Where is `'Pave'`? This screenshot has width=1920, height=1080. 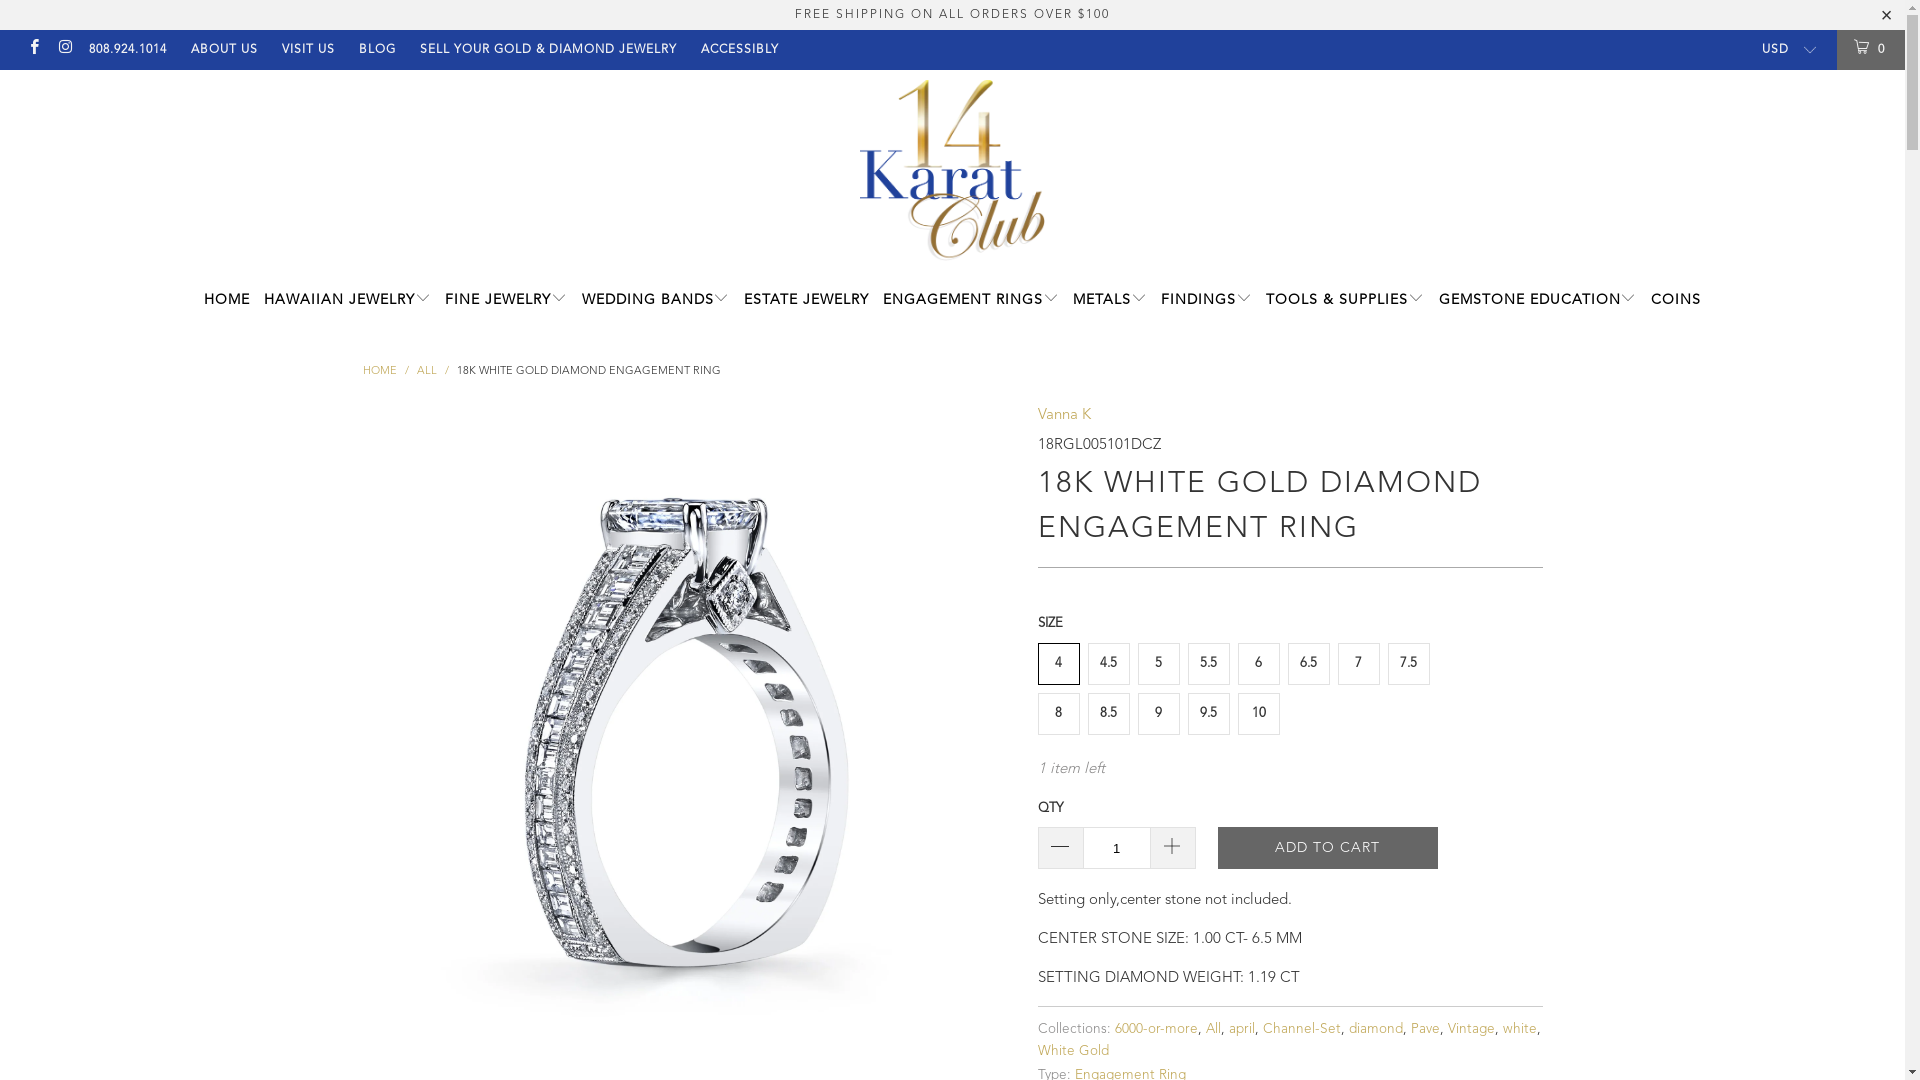
'Pave' is located at coordinates (1409, 1029).